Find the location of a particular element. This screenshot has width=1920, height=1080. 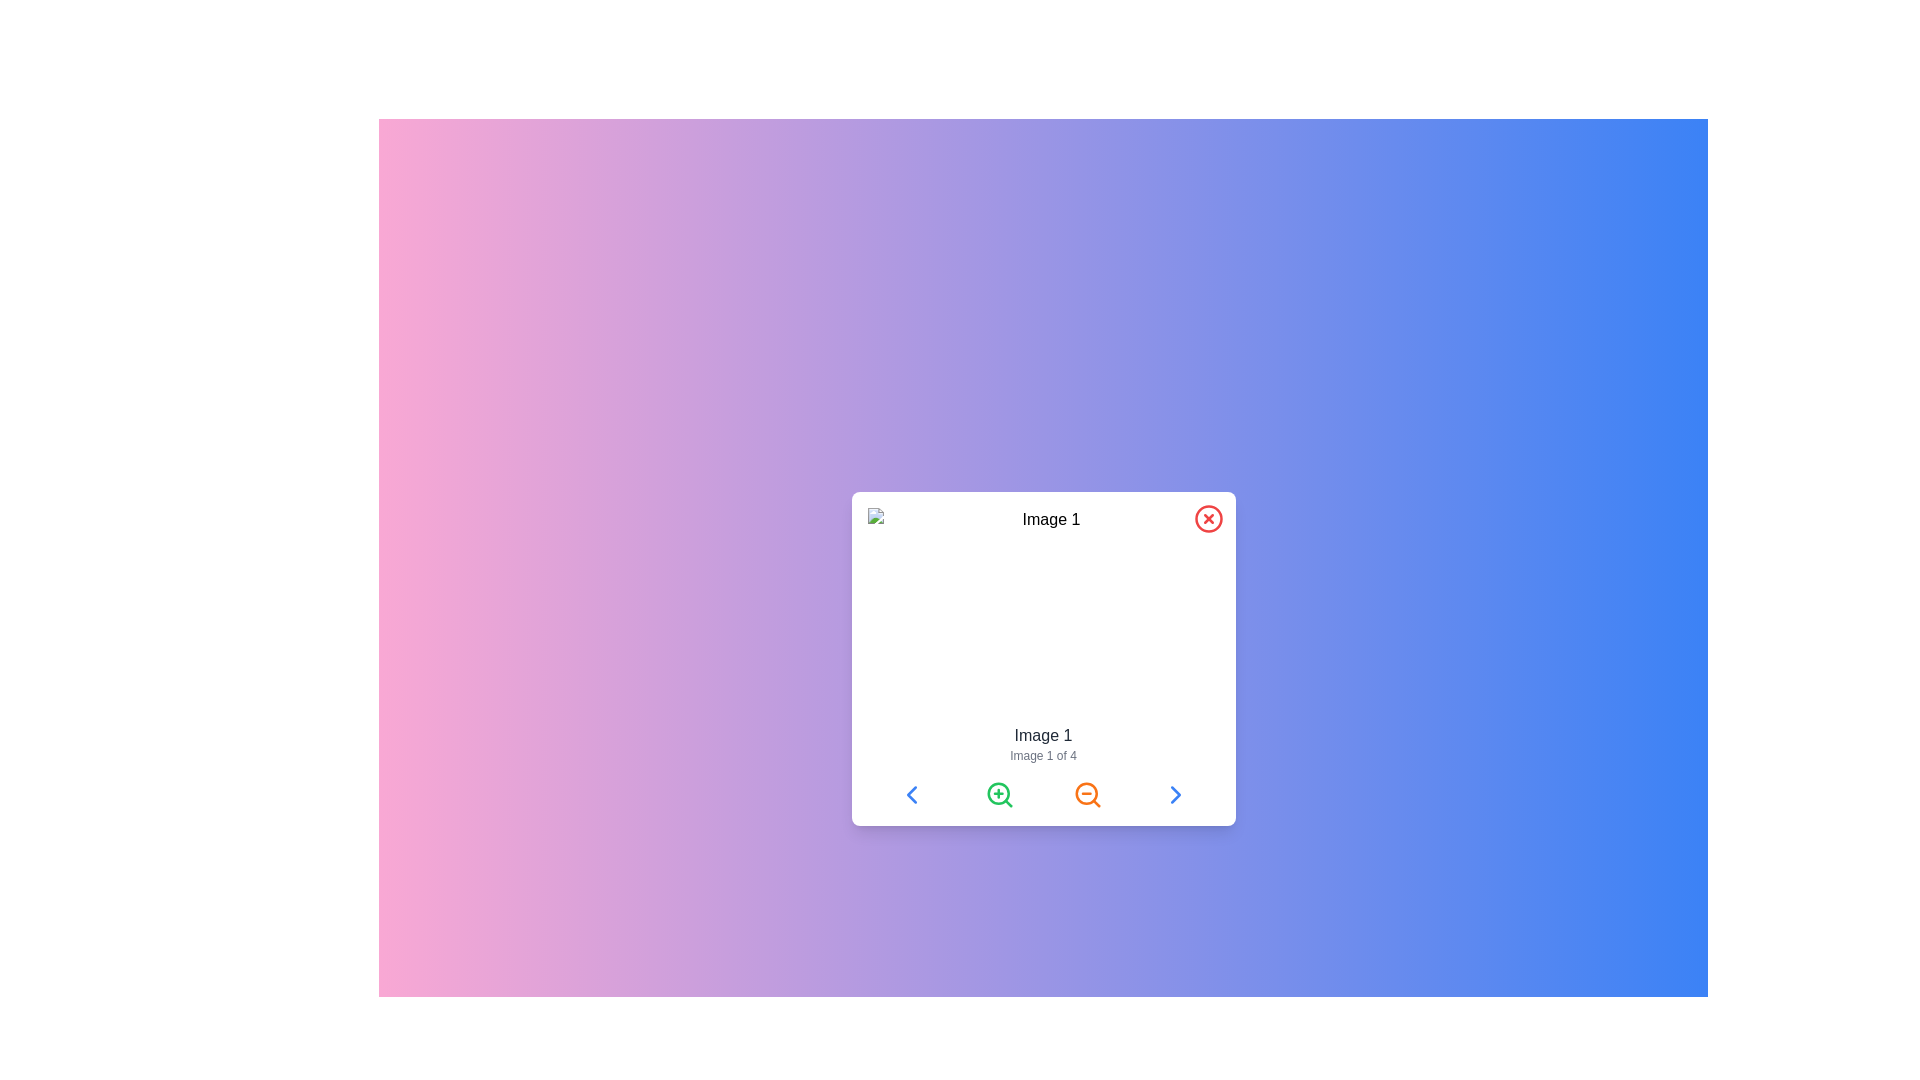

the close button located in the top-right corner of the card interface is located at coordinates (1207, 518).